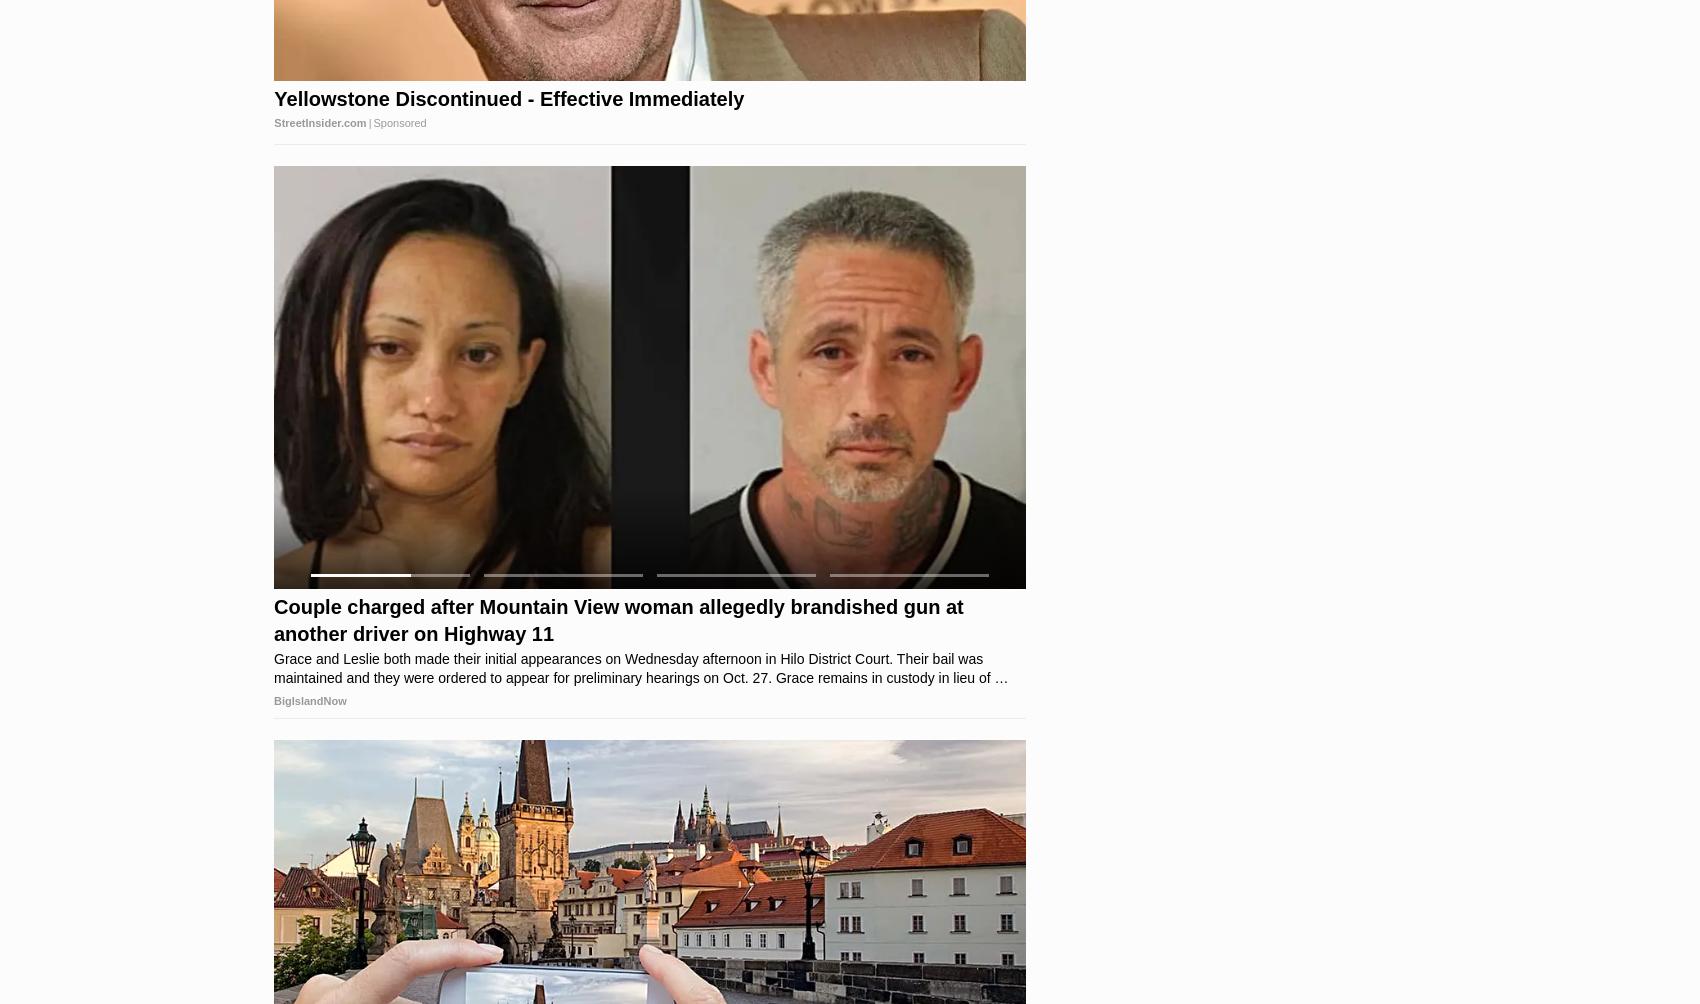 The height and width of the screenshot is (1004, 1700). Describe the element at coordinates (274, 607) in the screenshot. I see `'This Is The Car Travis Kelce Really Drives'` at that location.